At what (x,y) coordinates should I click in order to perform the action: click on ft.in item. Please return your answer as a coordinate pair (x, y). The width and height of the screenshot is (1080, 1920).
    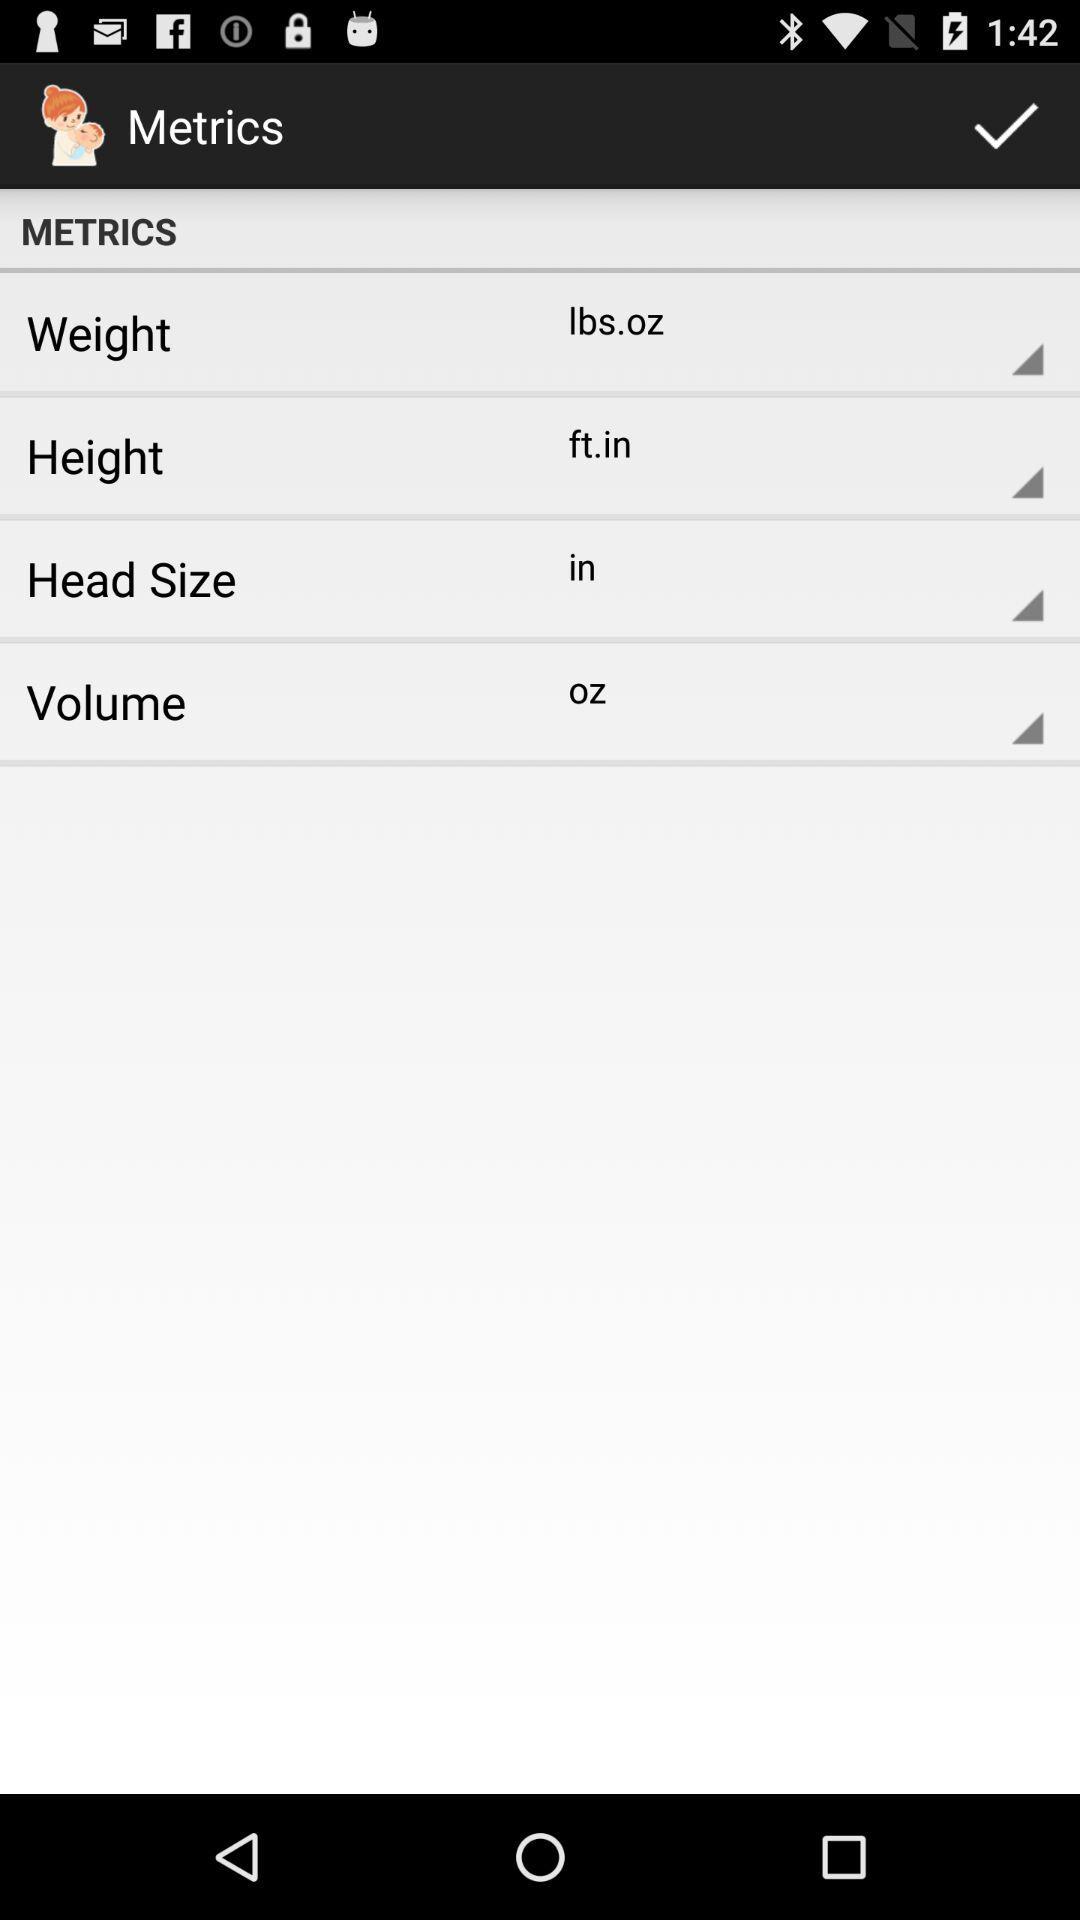
    Looking at the image, I should click on (789, 454).